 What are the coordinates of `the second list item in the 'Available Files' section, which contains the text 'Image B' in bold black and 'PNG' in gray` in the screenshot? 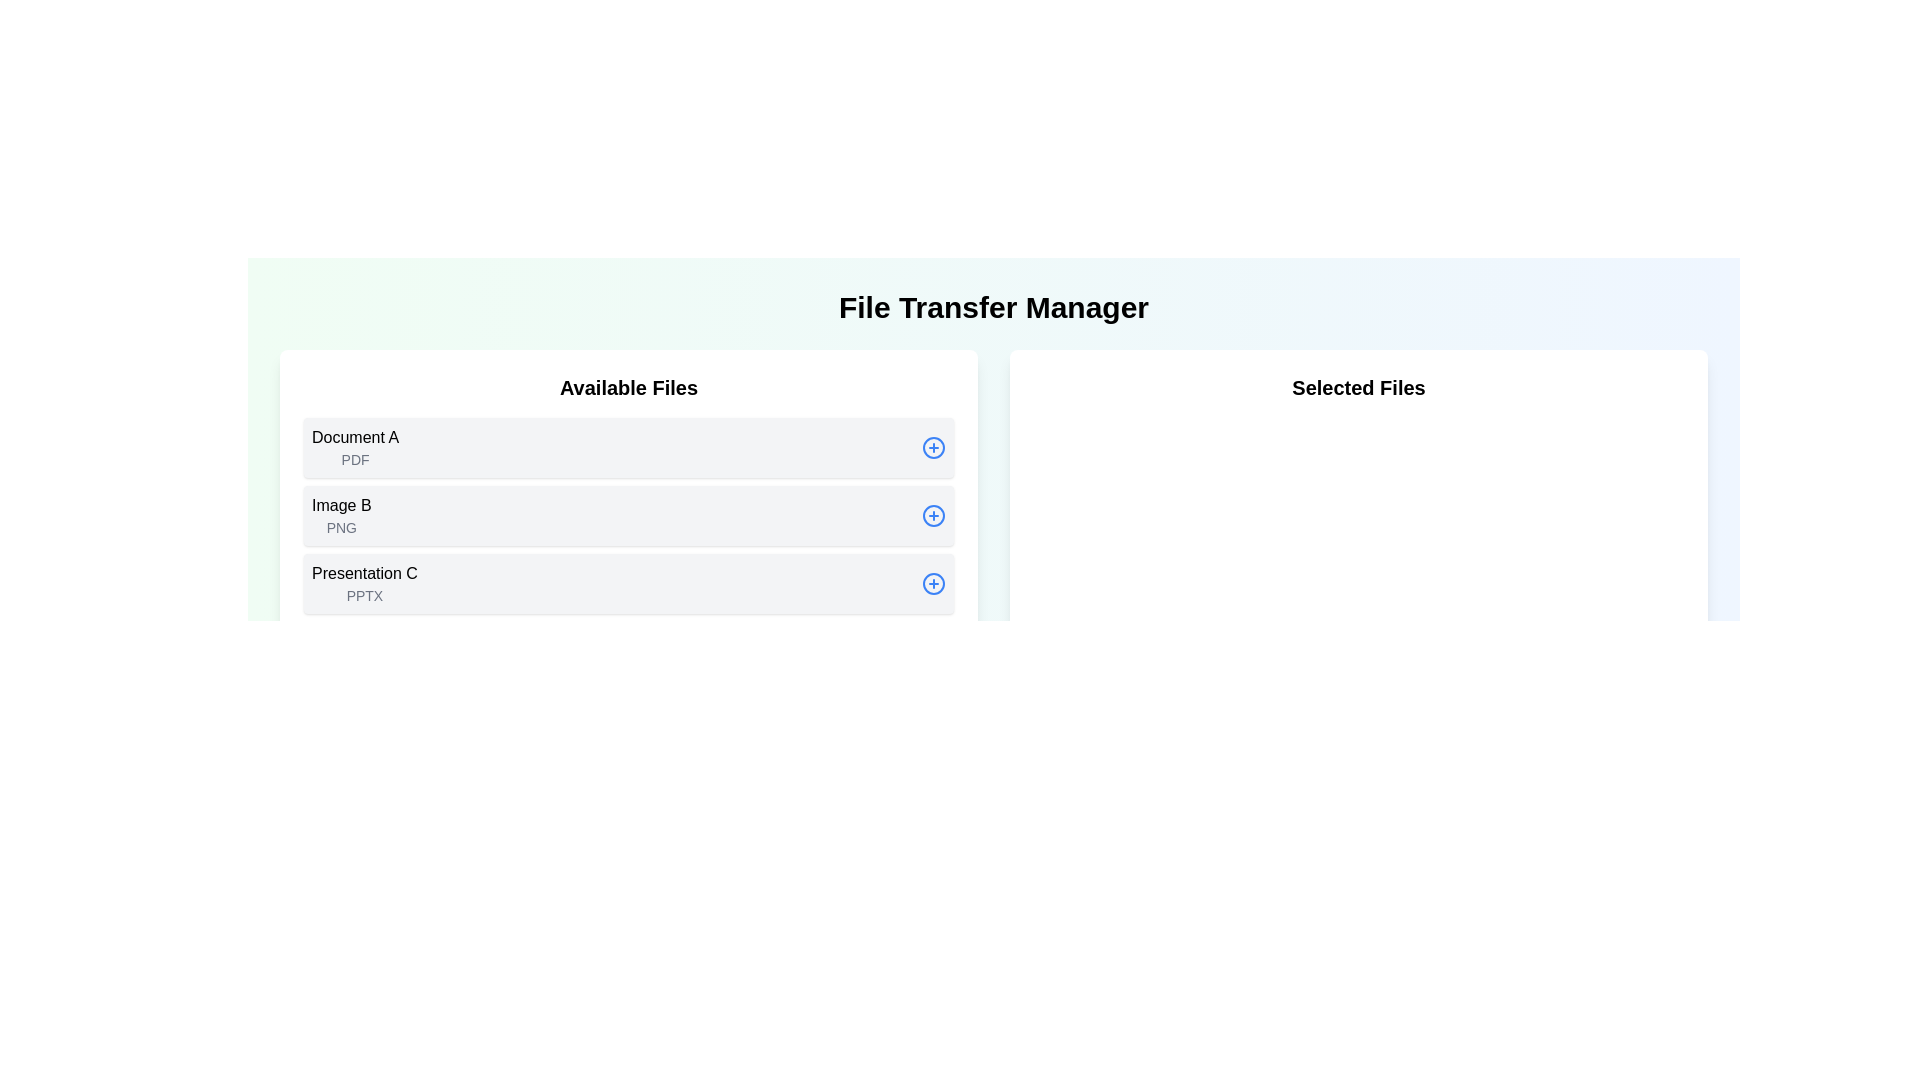 It's located at (341, 515).